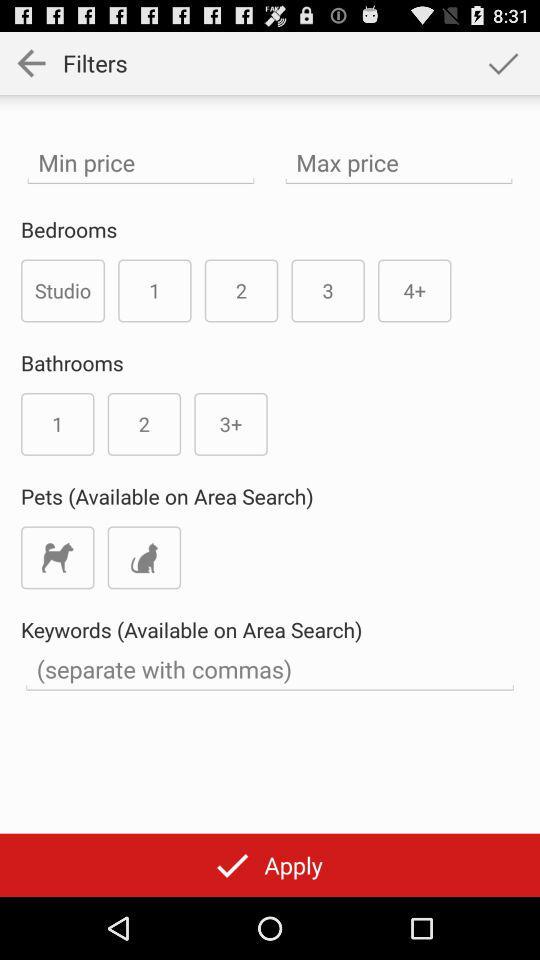  What do you see at coordinates (143, 557) in the screenshot?
I see `cat` at bounding box center [143, 557].